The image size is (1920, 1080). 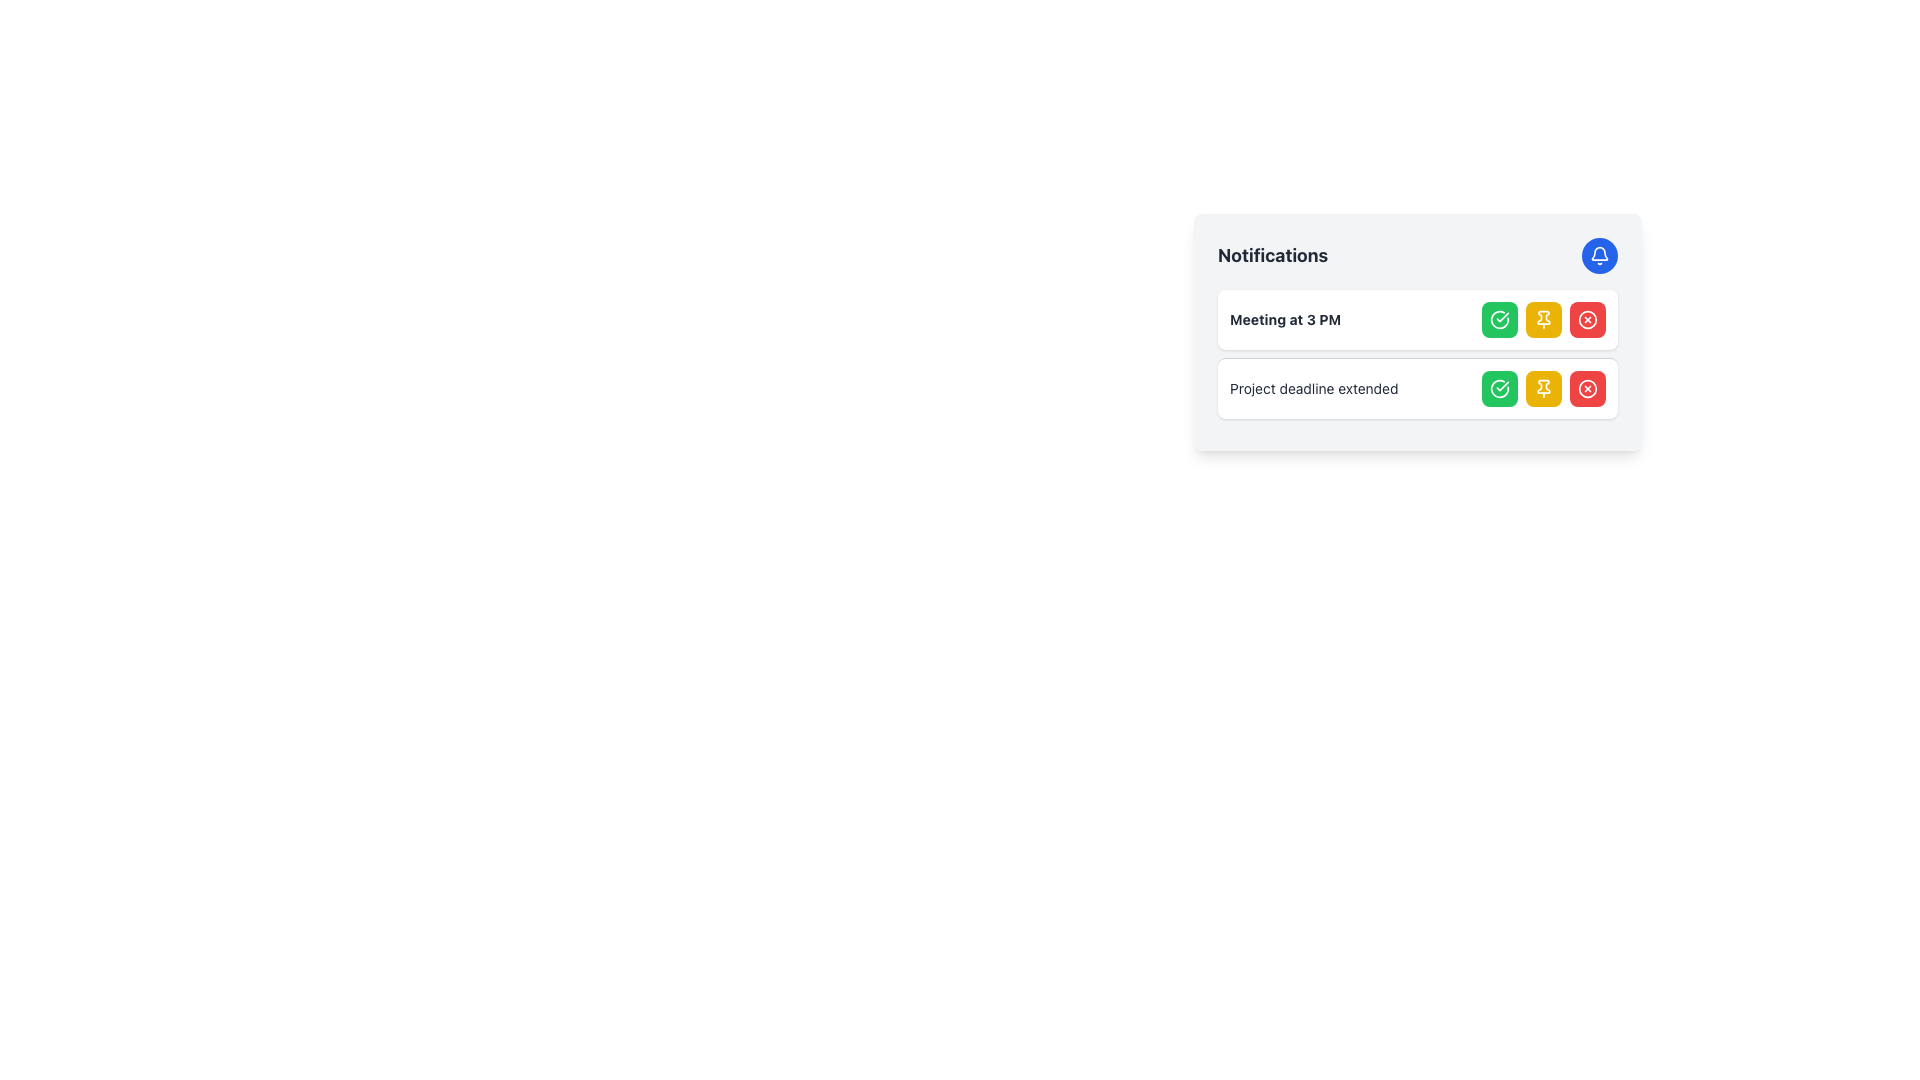 What do you see at coordinates (1587, 319) in the screenshot?
I see `the rightmost icon in the red interactive area associated with the second notification in the vertically arranged notification list` at bounding box center [1587, 319].